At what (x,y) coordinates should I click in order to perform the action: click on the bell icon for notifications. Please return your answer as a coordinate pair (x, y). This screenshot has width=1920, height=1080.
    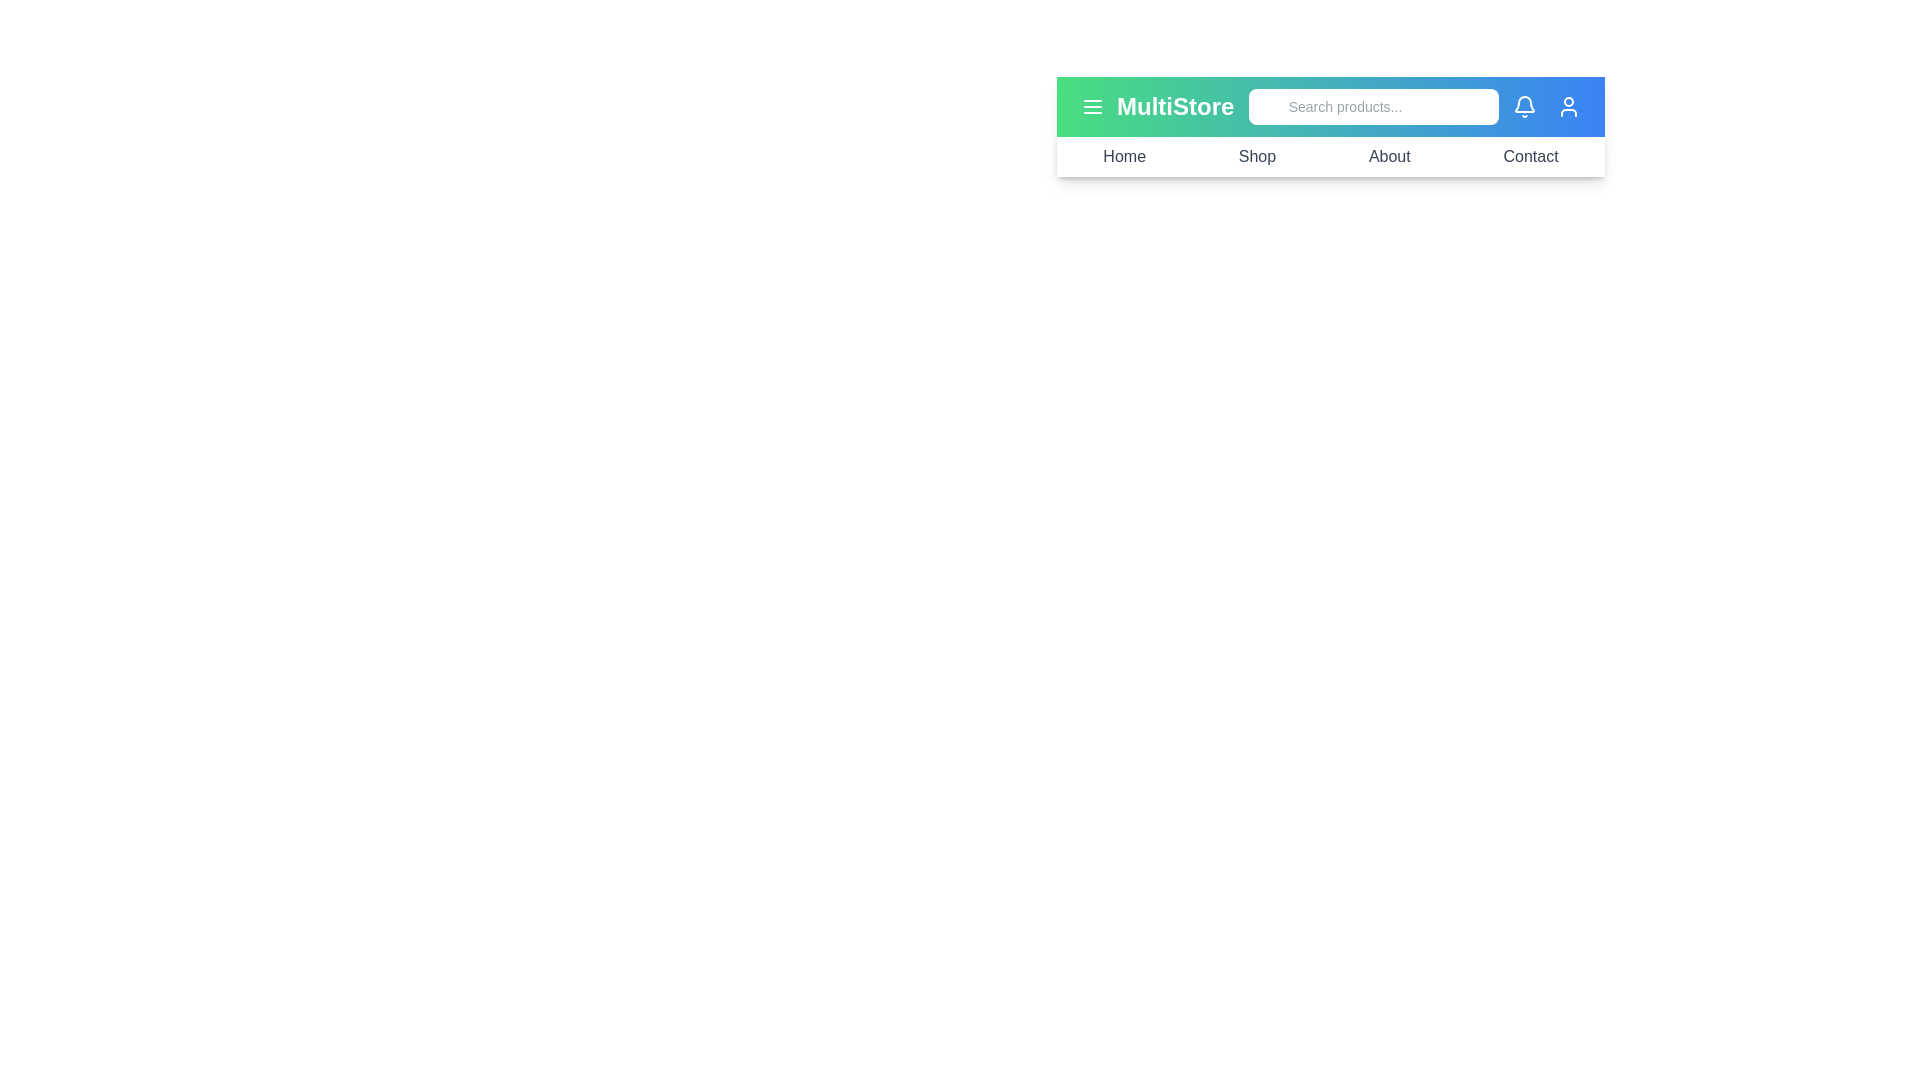
    Looking at the image, I should click on (1524, 107).